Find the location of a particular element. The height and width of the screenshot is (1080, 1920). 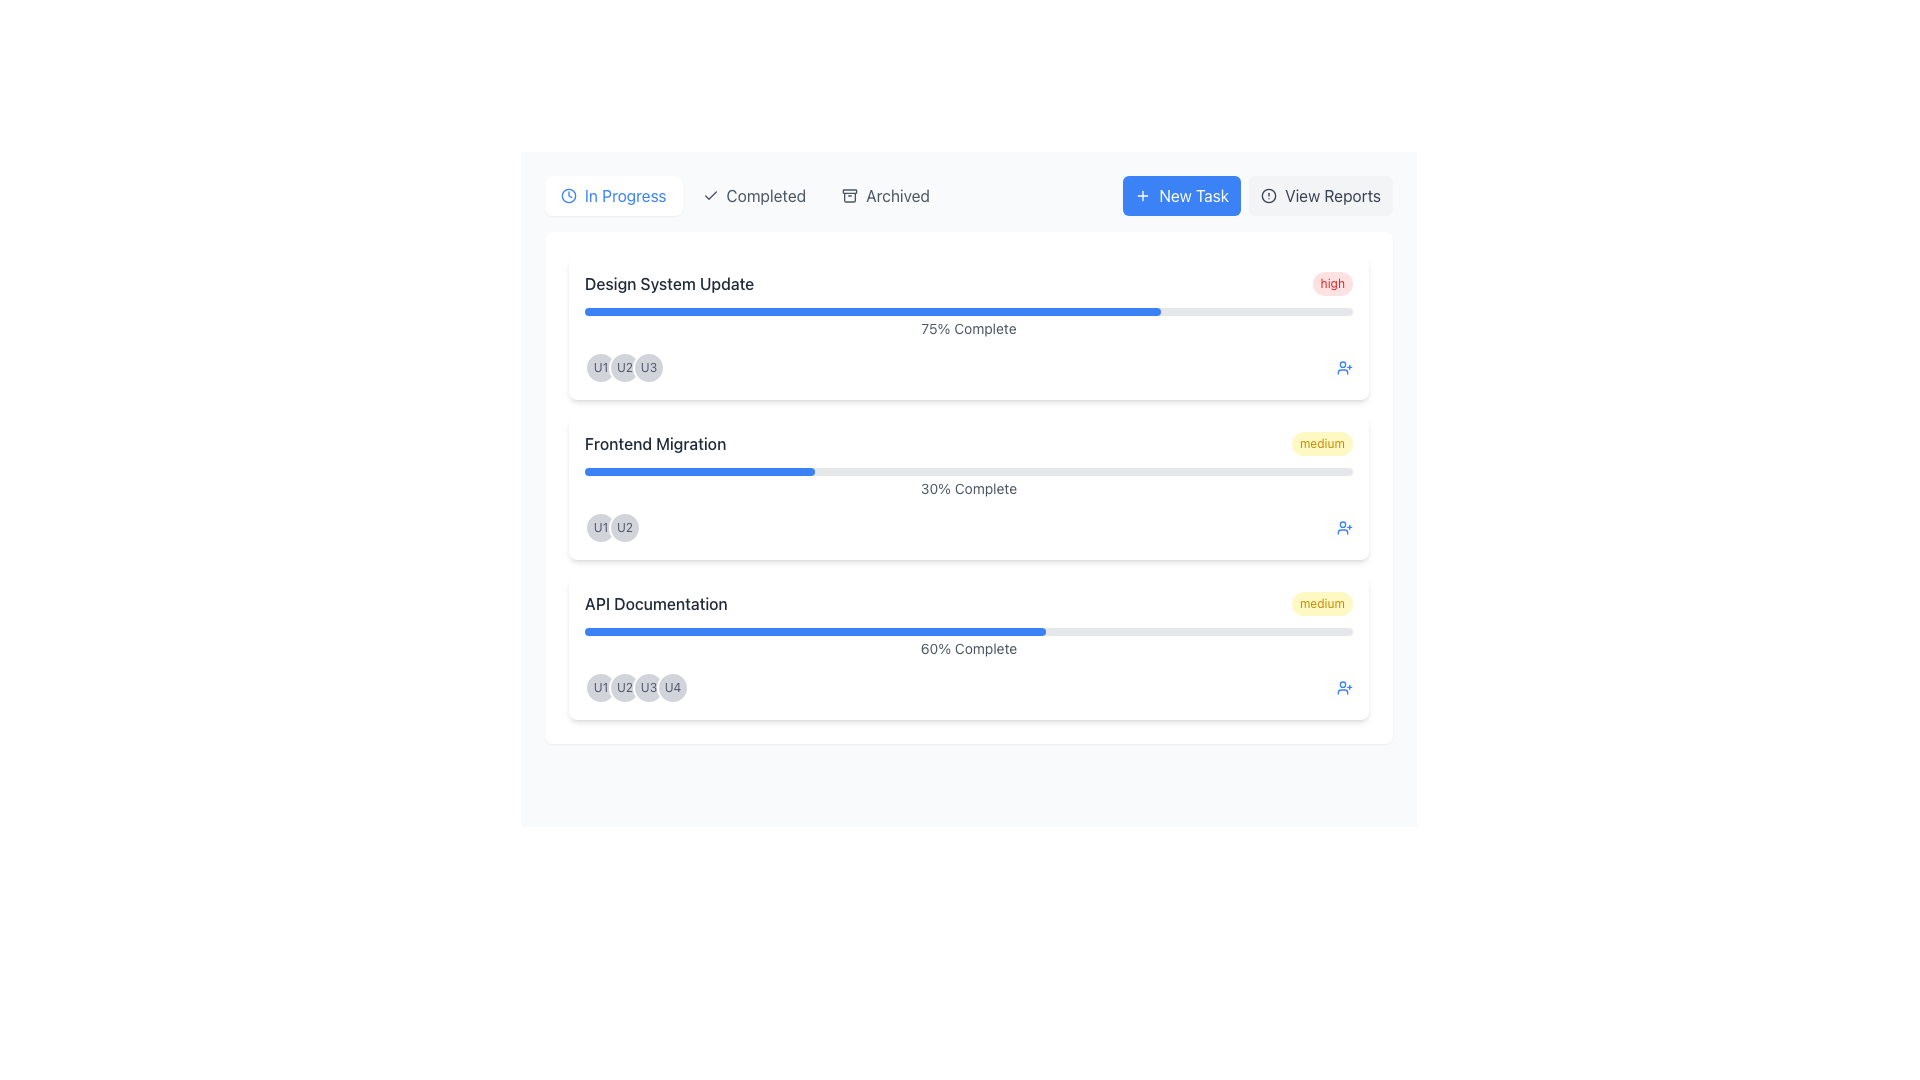

the text label 'U4' within the fourth circular badge, which is light gray with a white border, located below the 'API Documentation' section and adjacent to the badges for 'U1', 'U2', and 'U3' is located at coordinates (672, 686).